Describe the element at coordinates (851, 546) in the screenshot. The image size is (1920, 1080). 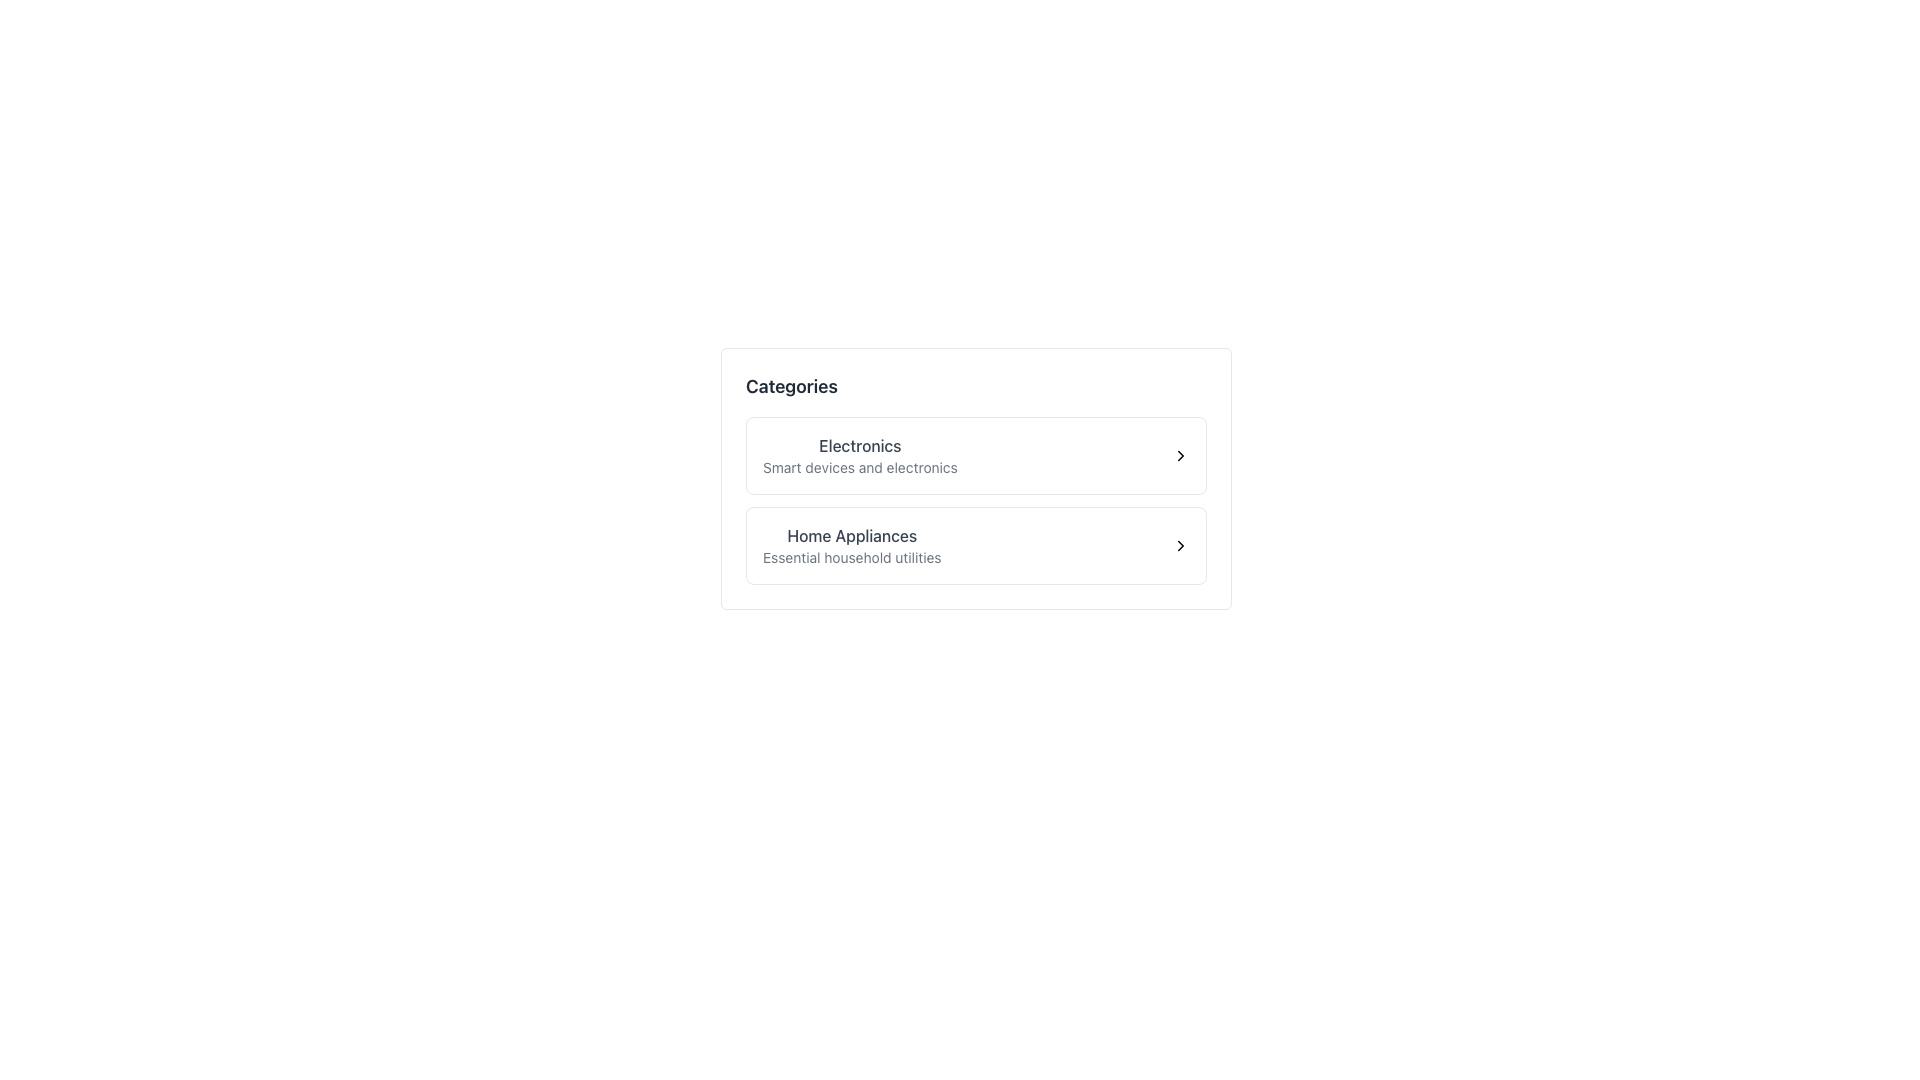
I see `the 'Home Appliances' text block` at that location.